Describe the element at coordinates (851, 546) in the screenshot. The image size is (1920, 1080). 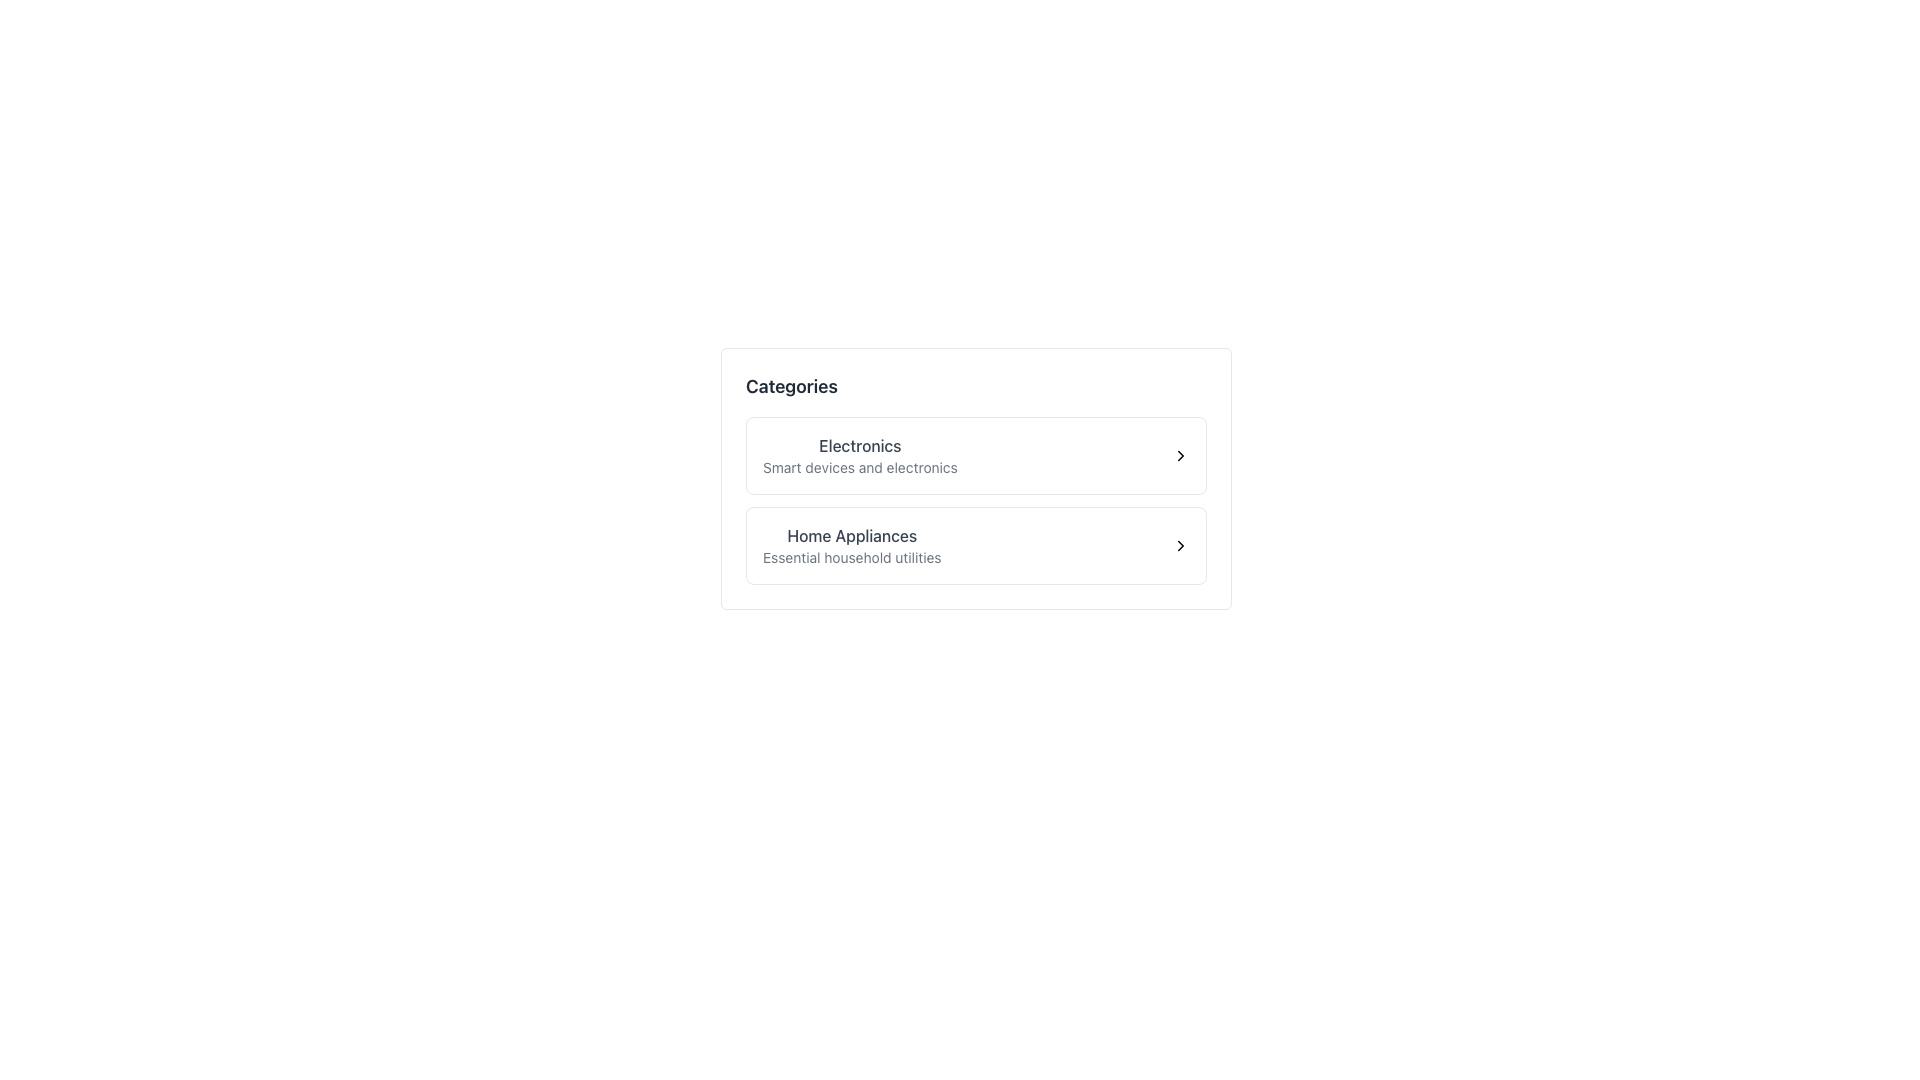
I see `the 'Home Appliances' text block` at that location.